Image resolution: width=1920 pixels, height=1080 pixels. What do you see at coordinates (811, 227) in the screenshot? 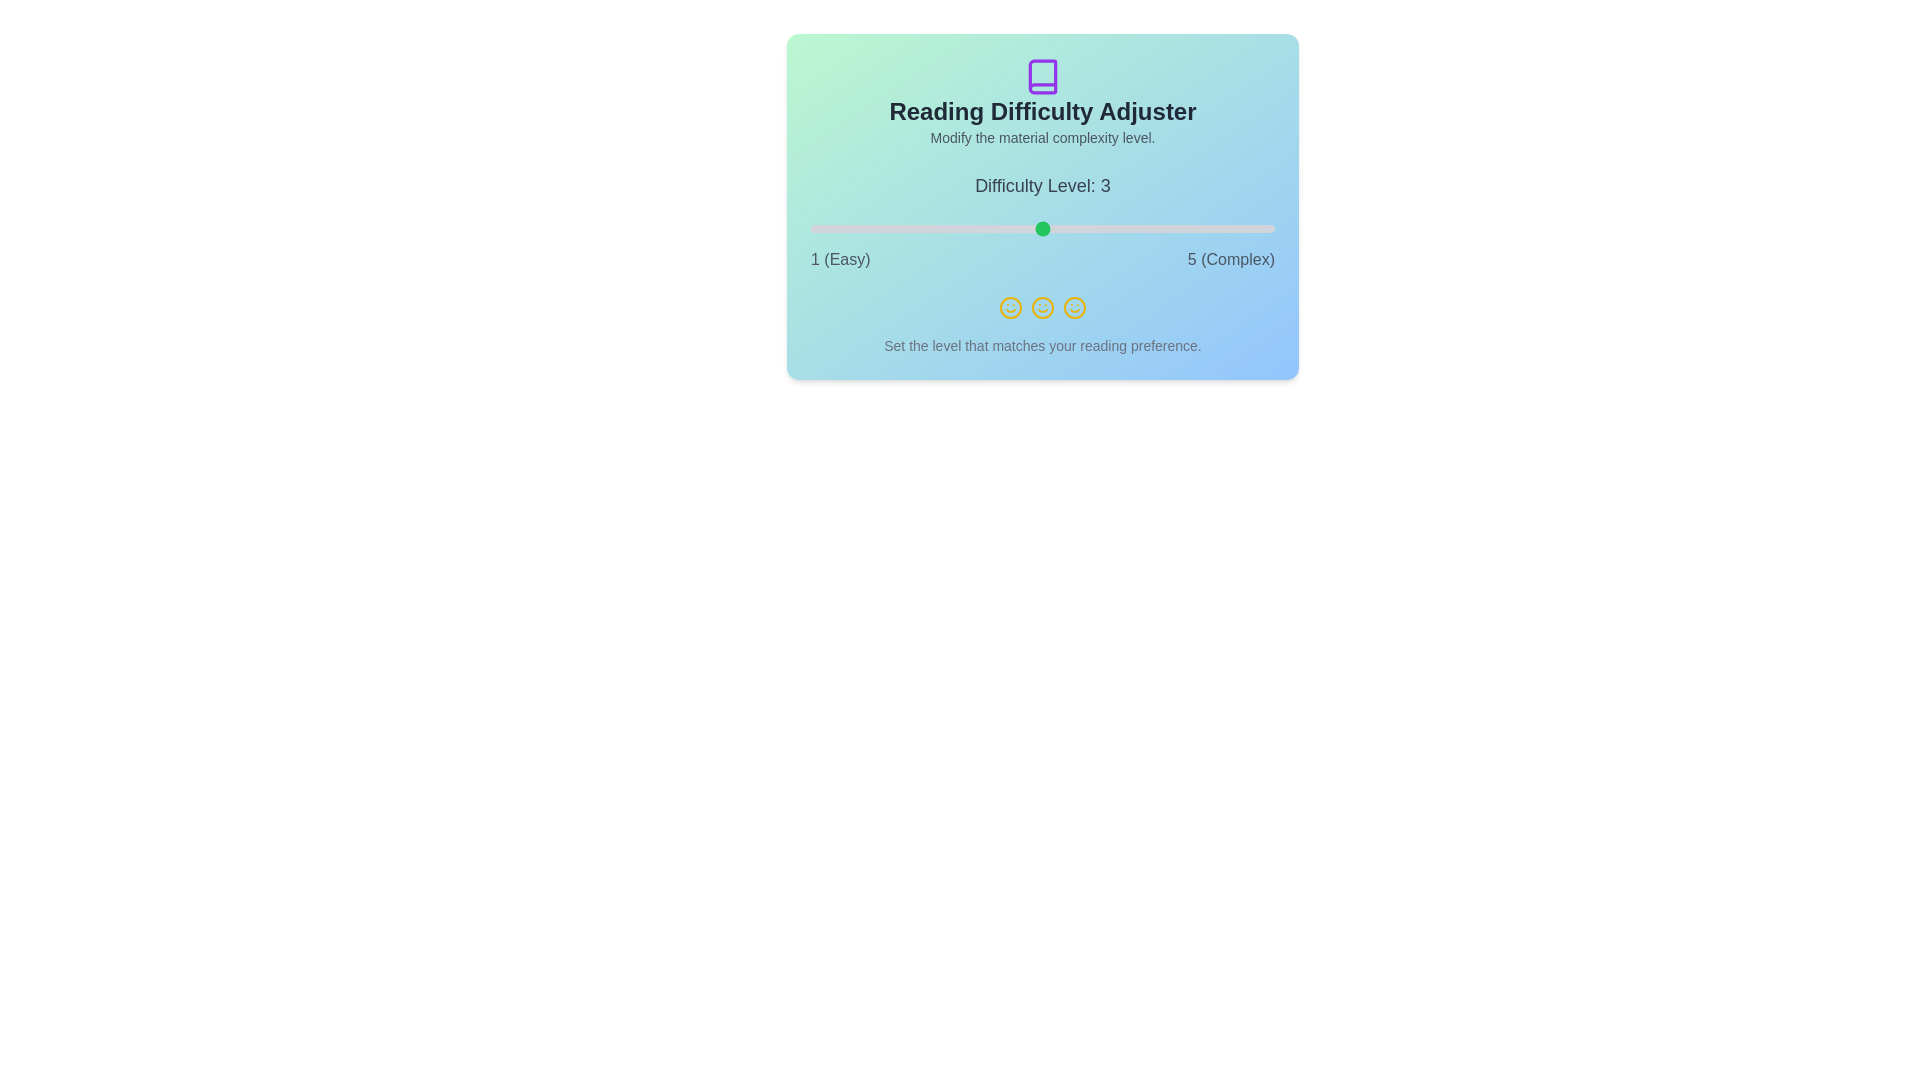
I see `the difficulty level to 1 using the slider` at bounding box center [811, 227].